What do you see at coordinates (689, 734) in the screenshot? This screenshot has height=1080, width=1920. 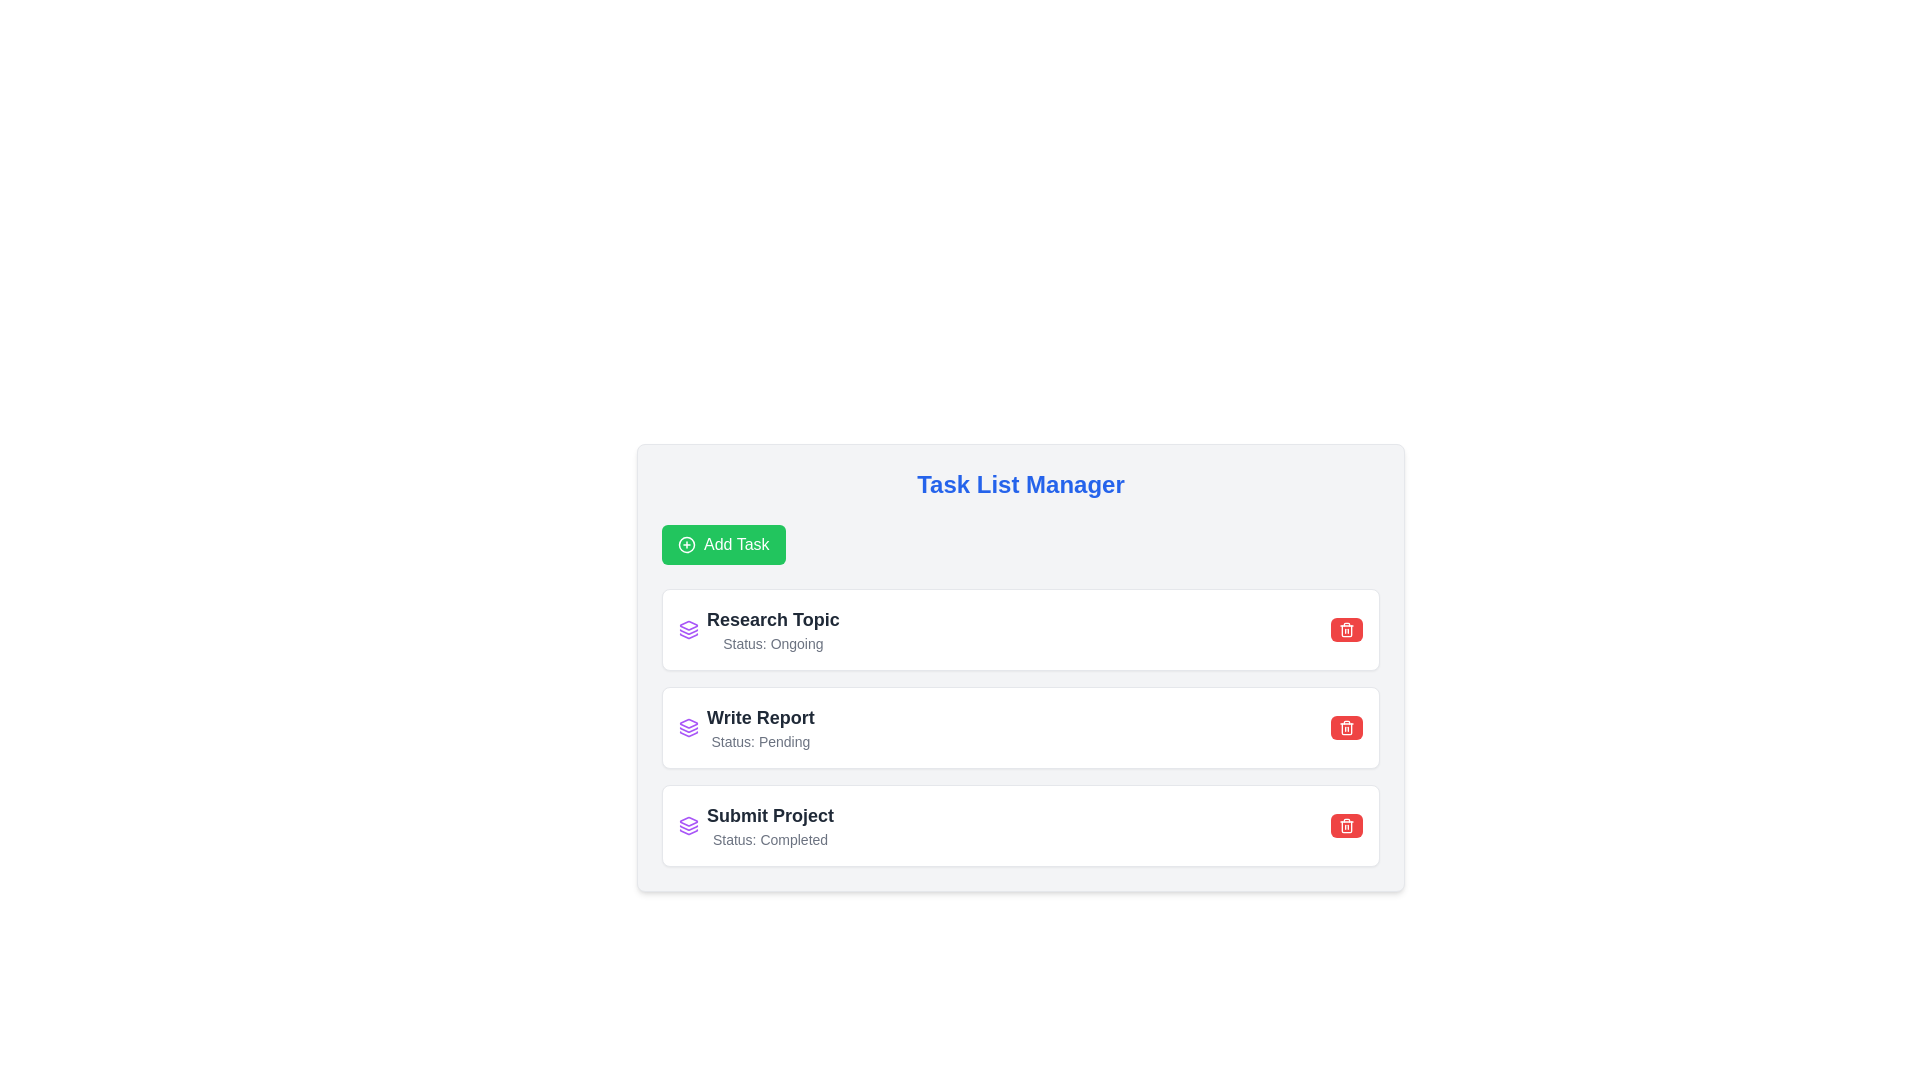 I see `the third subcomponent of the layered SVG icon representing a task entity, which is located to the left of the text 'Research Topic'` at bounding box center [689, 734].